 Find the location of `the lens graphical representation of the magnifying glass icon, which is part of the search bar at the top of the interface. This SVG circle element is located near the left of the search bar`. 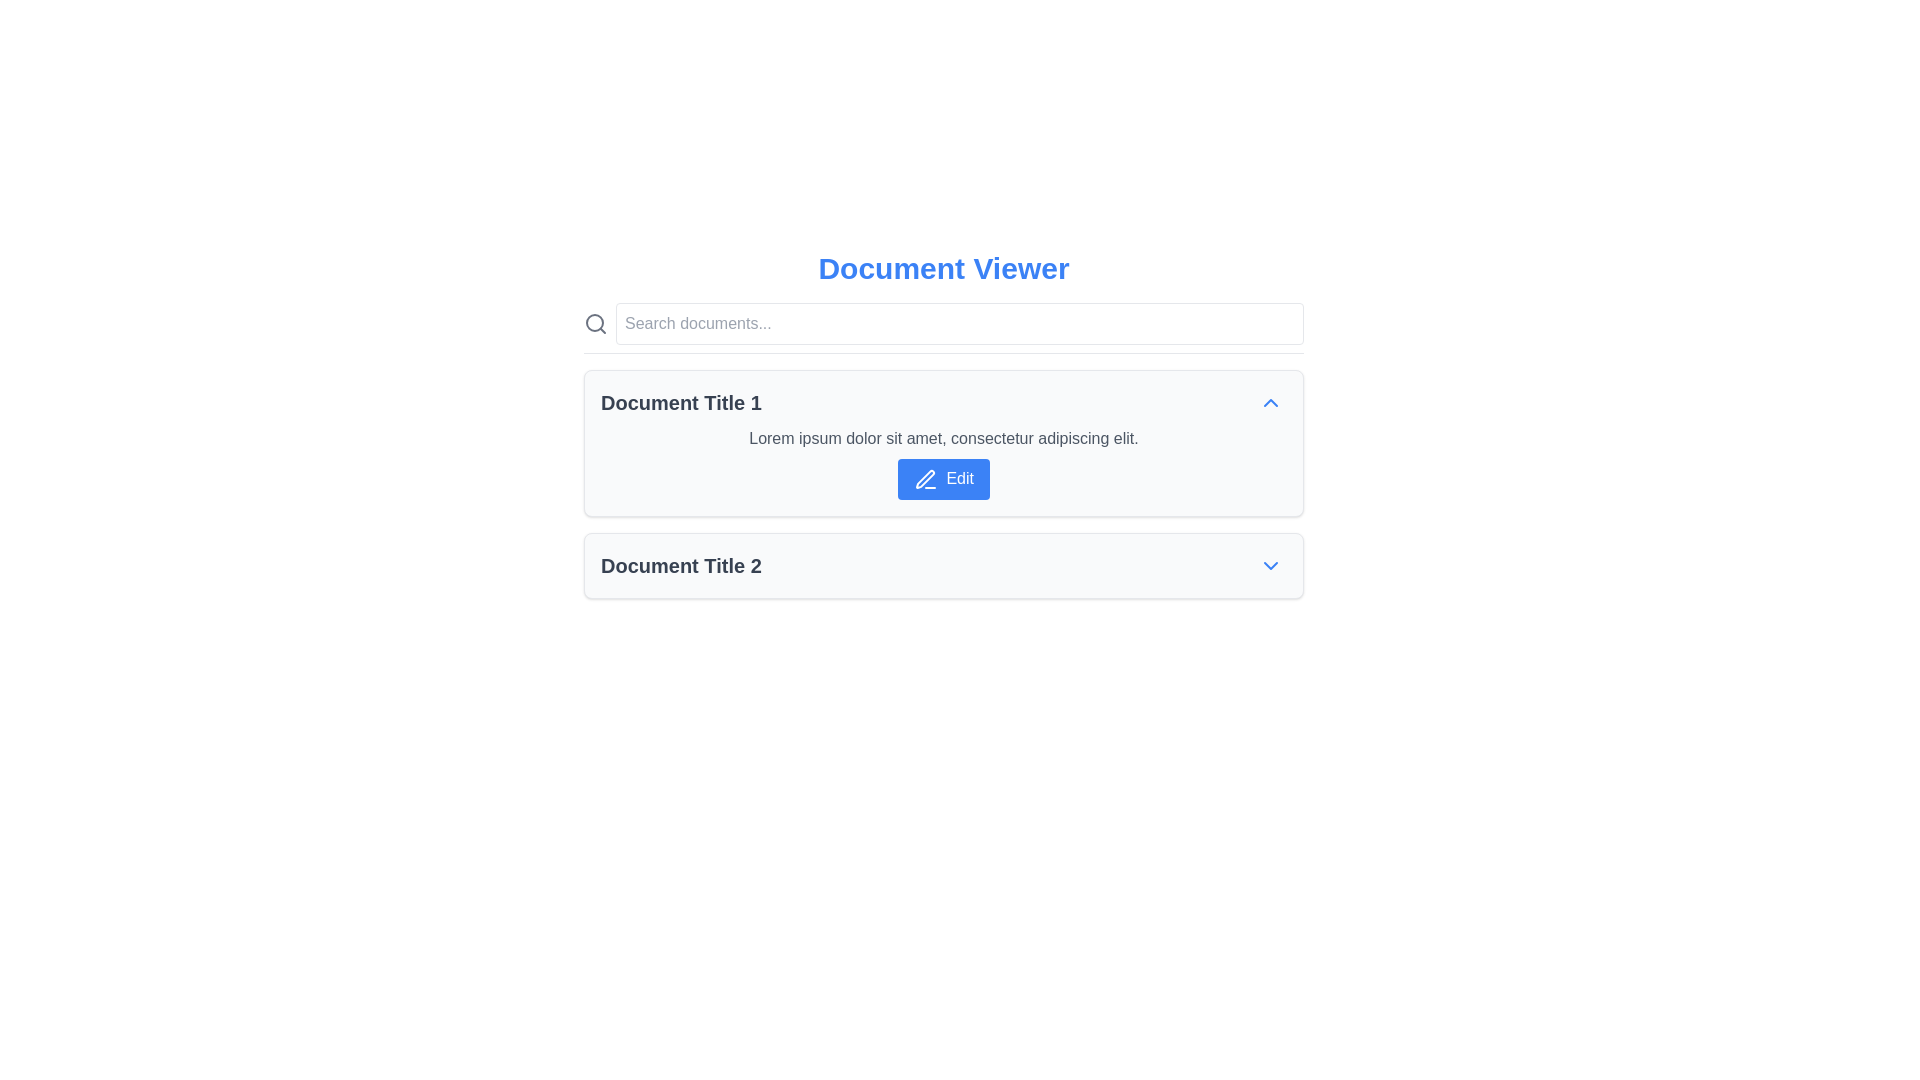

the lens graphical representation of the magnifying glass icon, which is part of the search bar at the top of the interface. This SVG circle element is located near the left of the search bar is located at coordinates (594, 322).